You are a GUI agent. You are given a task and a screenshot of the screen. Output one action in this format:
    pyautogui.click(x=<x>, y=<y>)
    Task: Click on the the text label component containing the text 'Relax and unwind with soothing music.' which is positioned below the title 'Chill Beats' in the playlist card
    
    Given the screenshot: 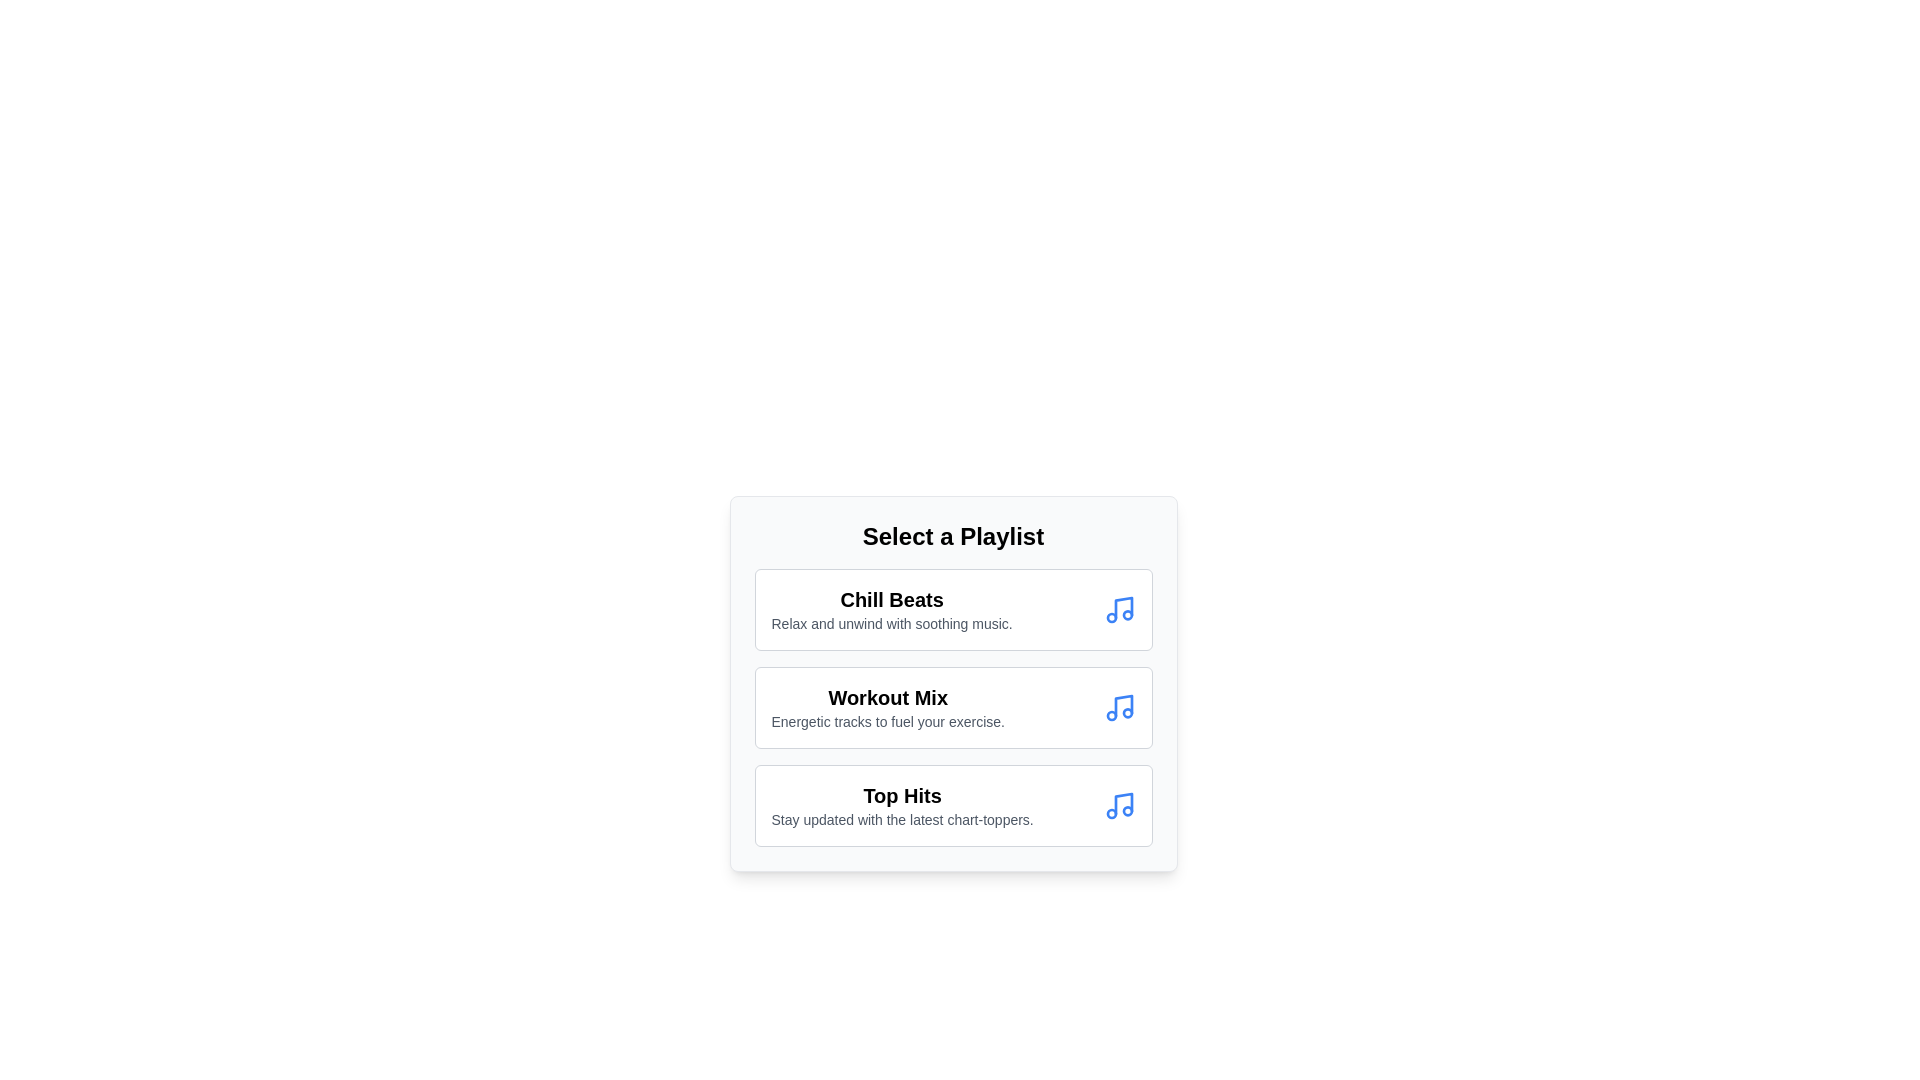 What is the action you would take?
    pyautogui.click(x=891, y=623)
    